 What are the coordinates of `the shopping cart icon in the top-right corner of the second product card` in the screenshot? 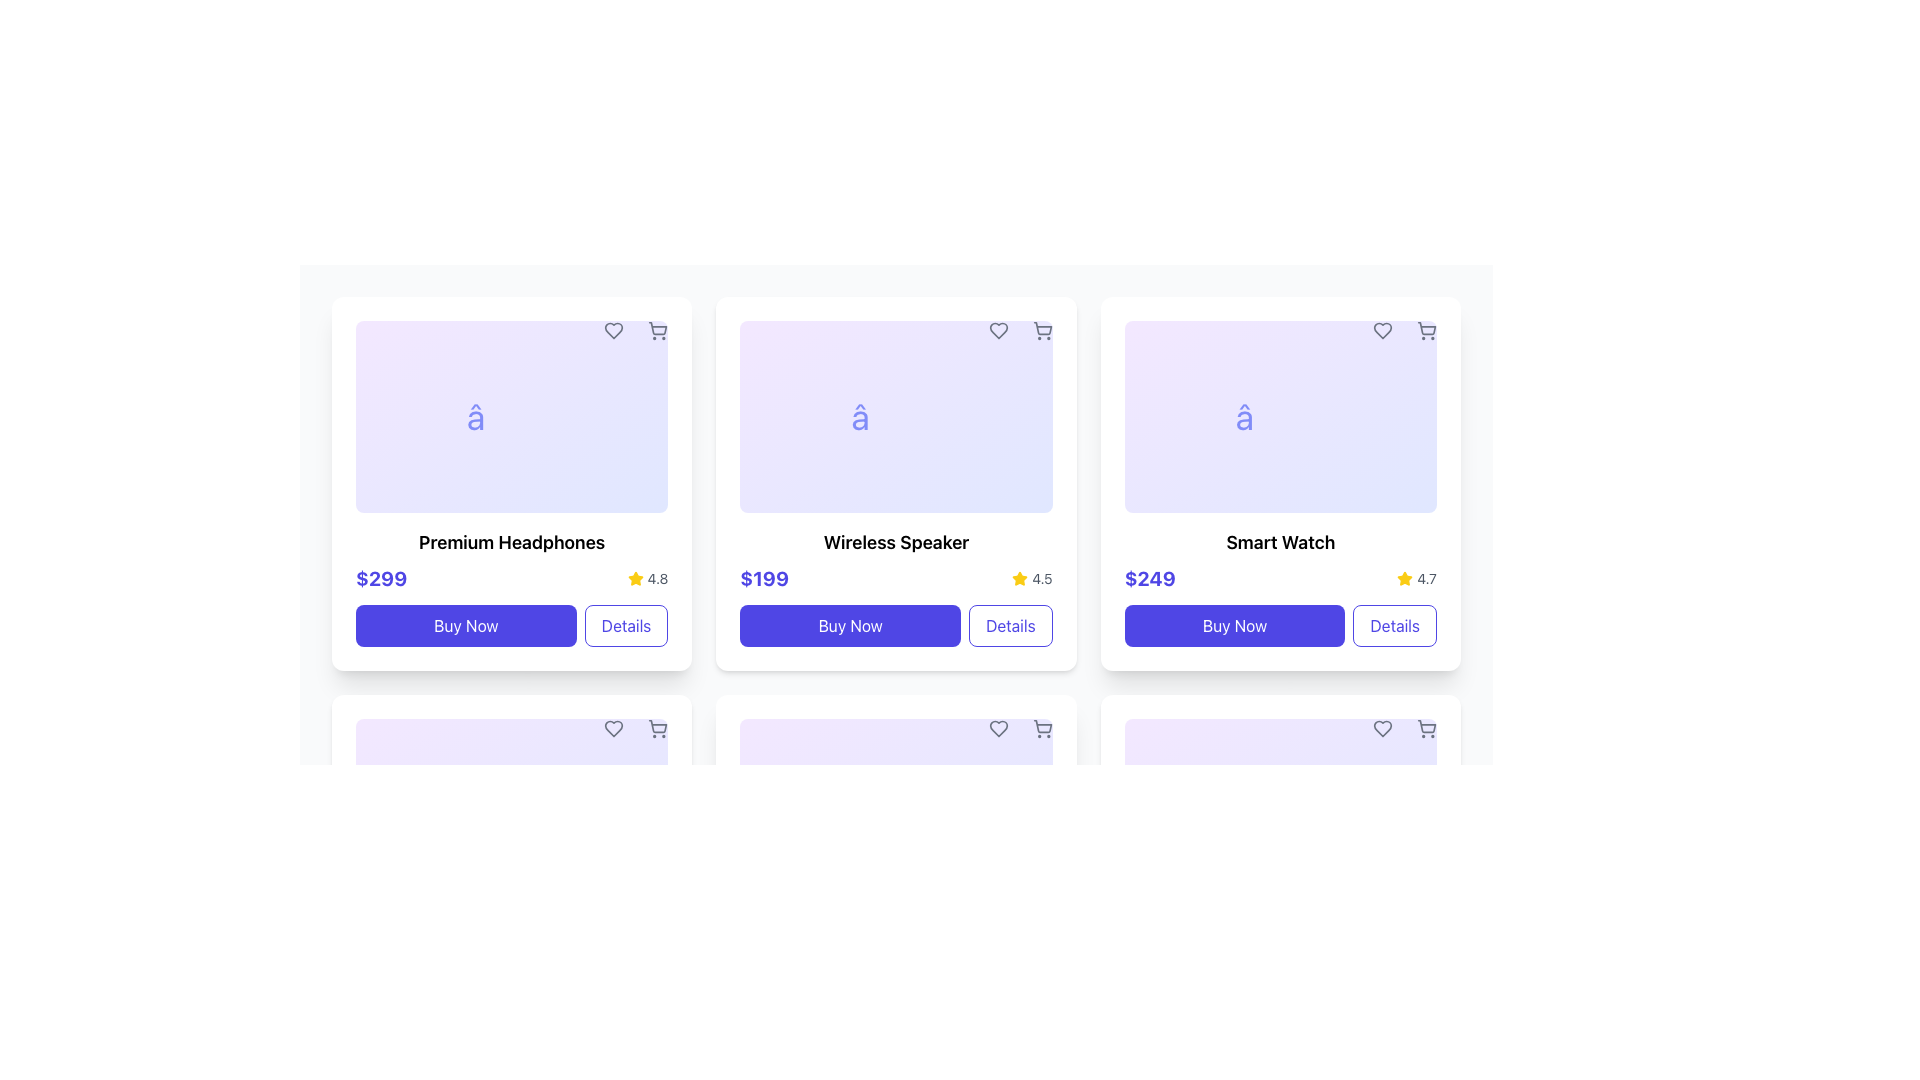 It's located at (1041, 327).